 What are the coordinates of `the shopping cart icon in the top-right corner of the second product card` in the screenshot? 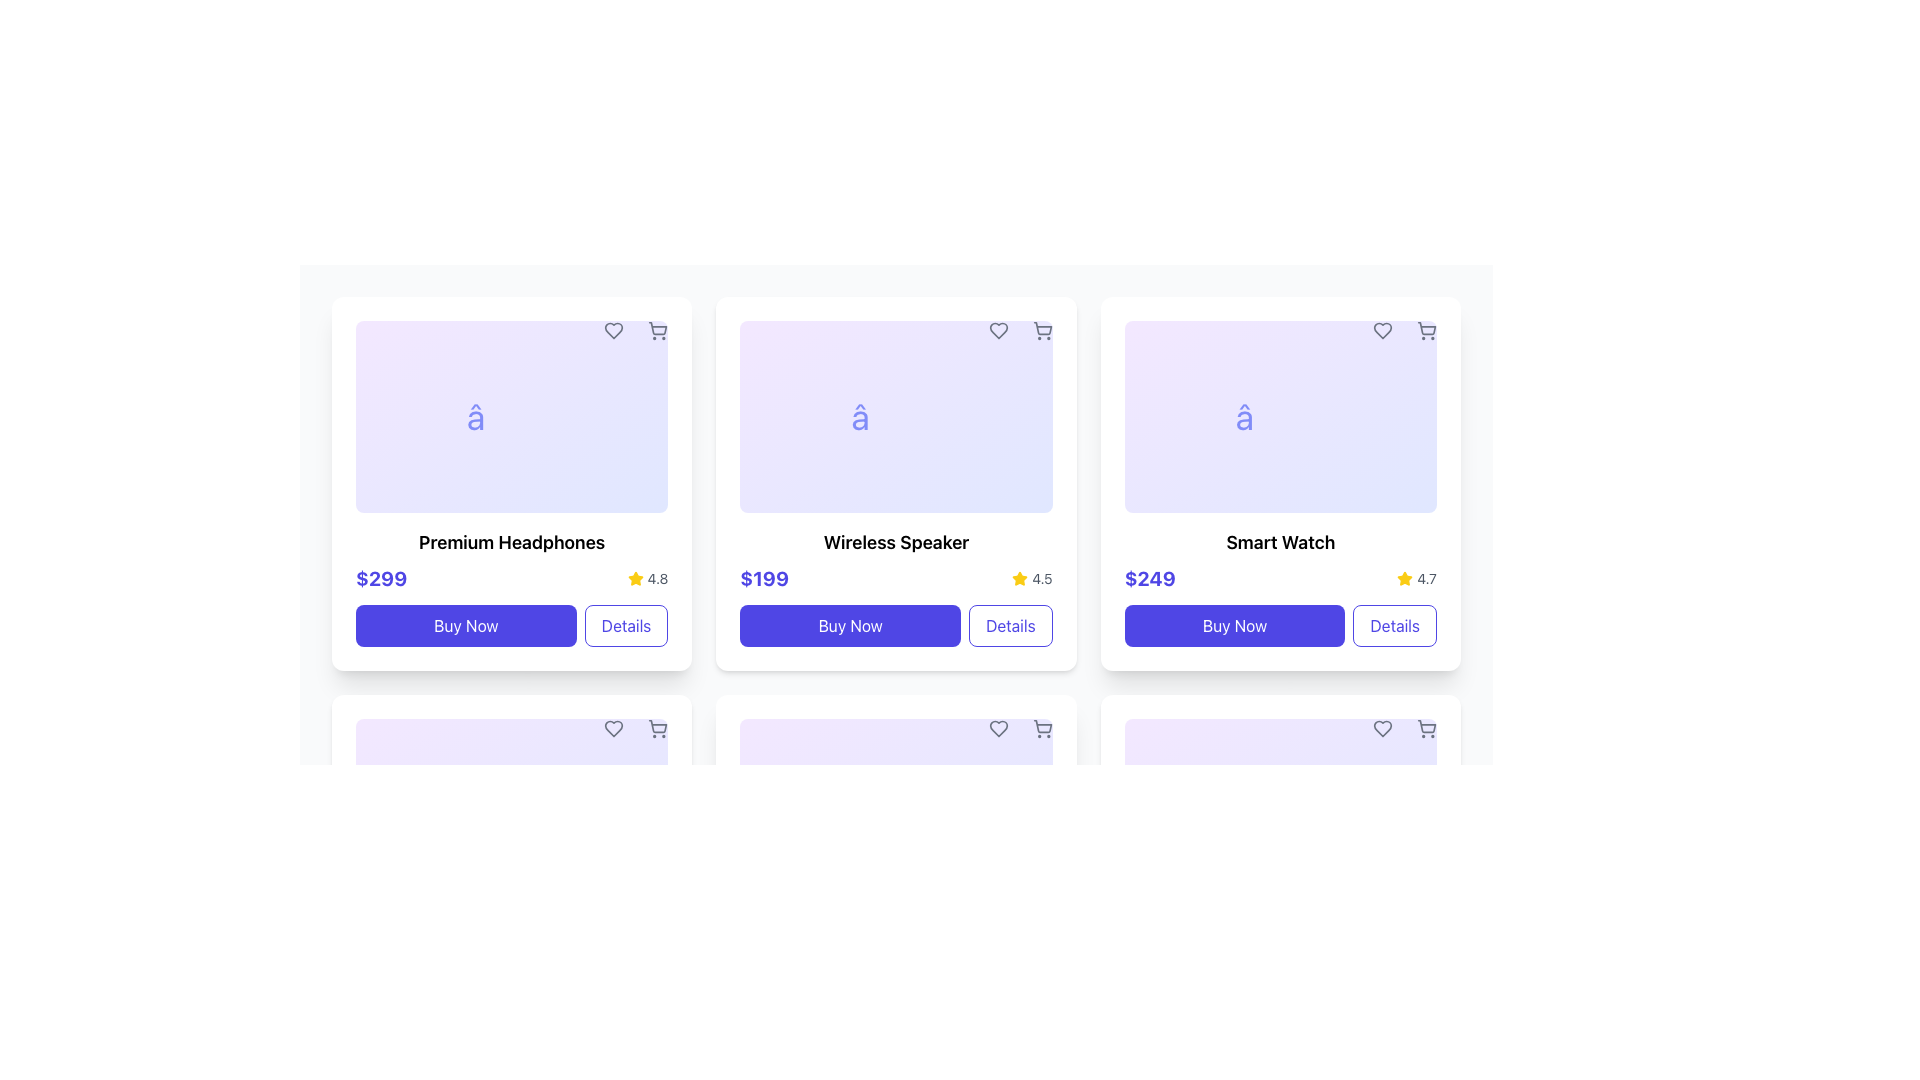 It's located at (1041, 327).